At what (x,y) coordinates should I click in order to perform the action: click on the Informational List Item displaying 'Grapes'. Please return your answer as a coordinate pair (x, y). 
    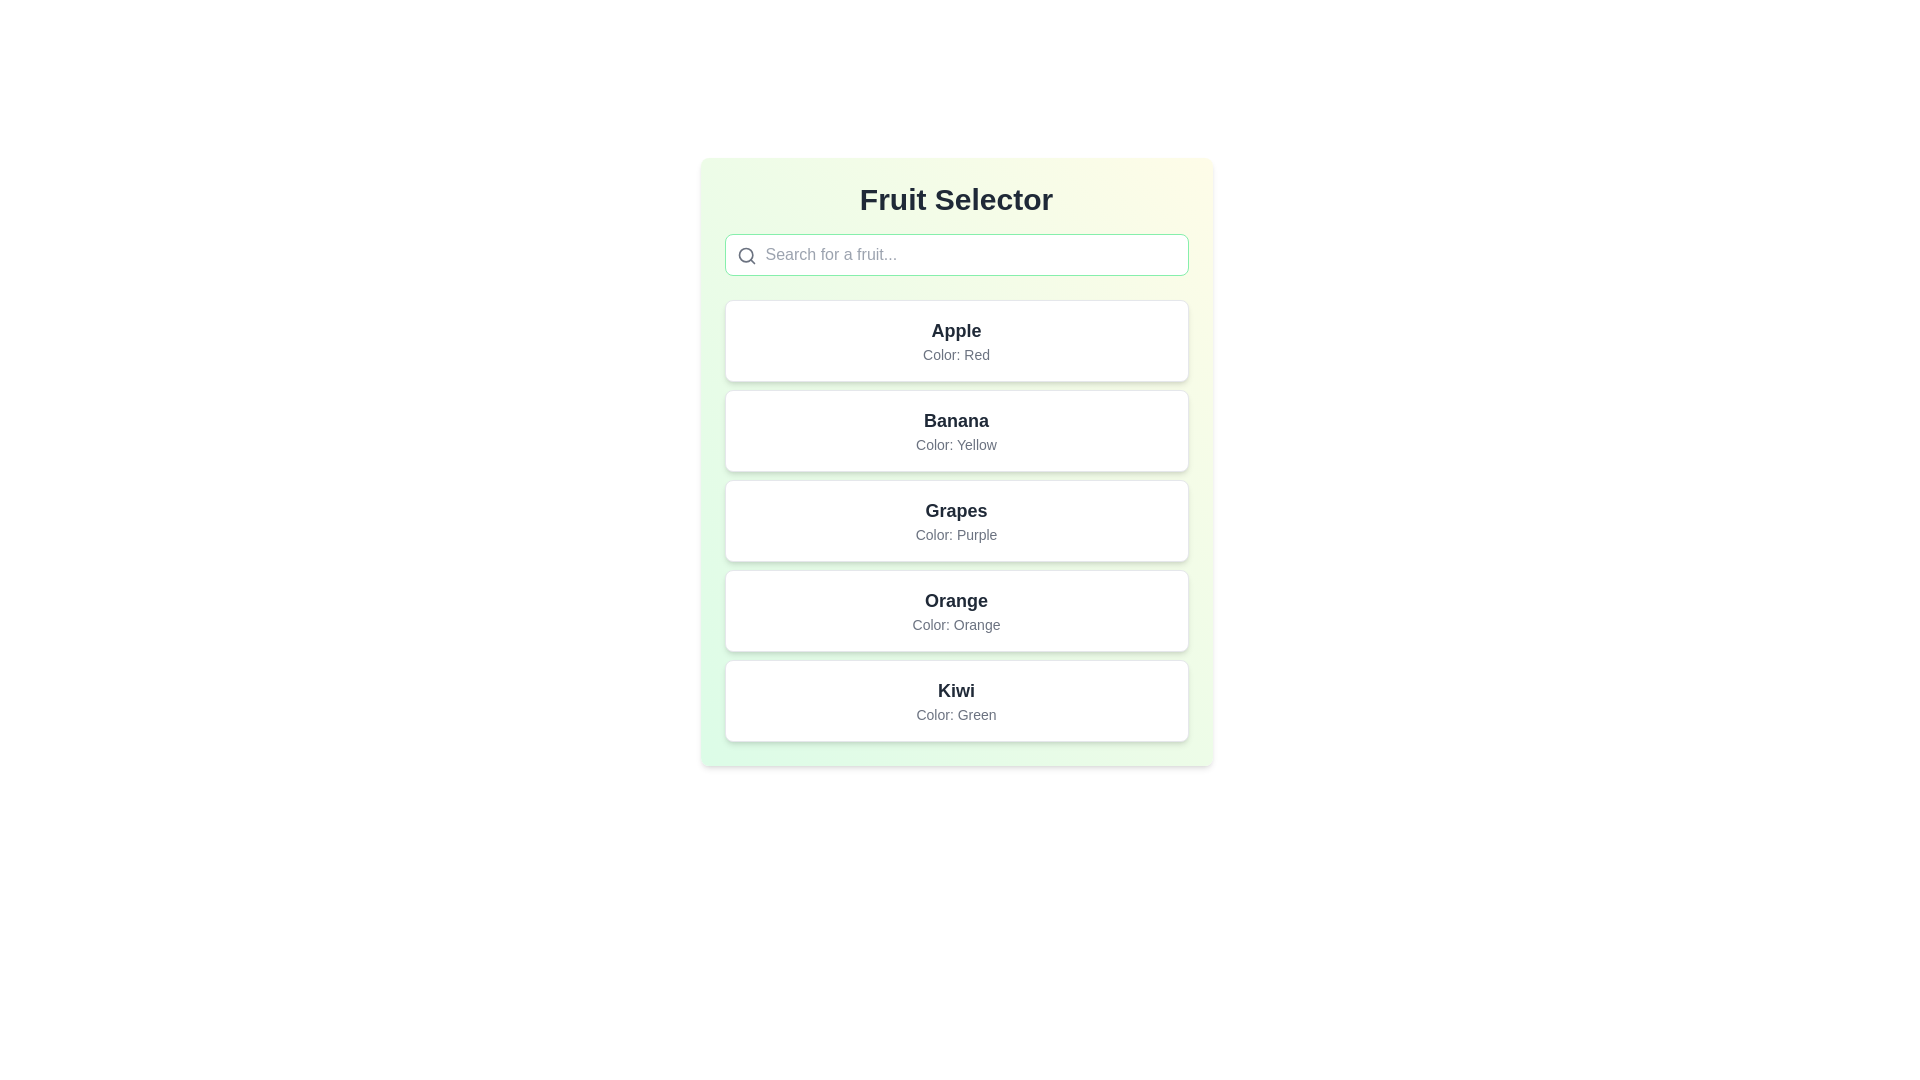
    Looking at the image, I should click on (955, 519).